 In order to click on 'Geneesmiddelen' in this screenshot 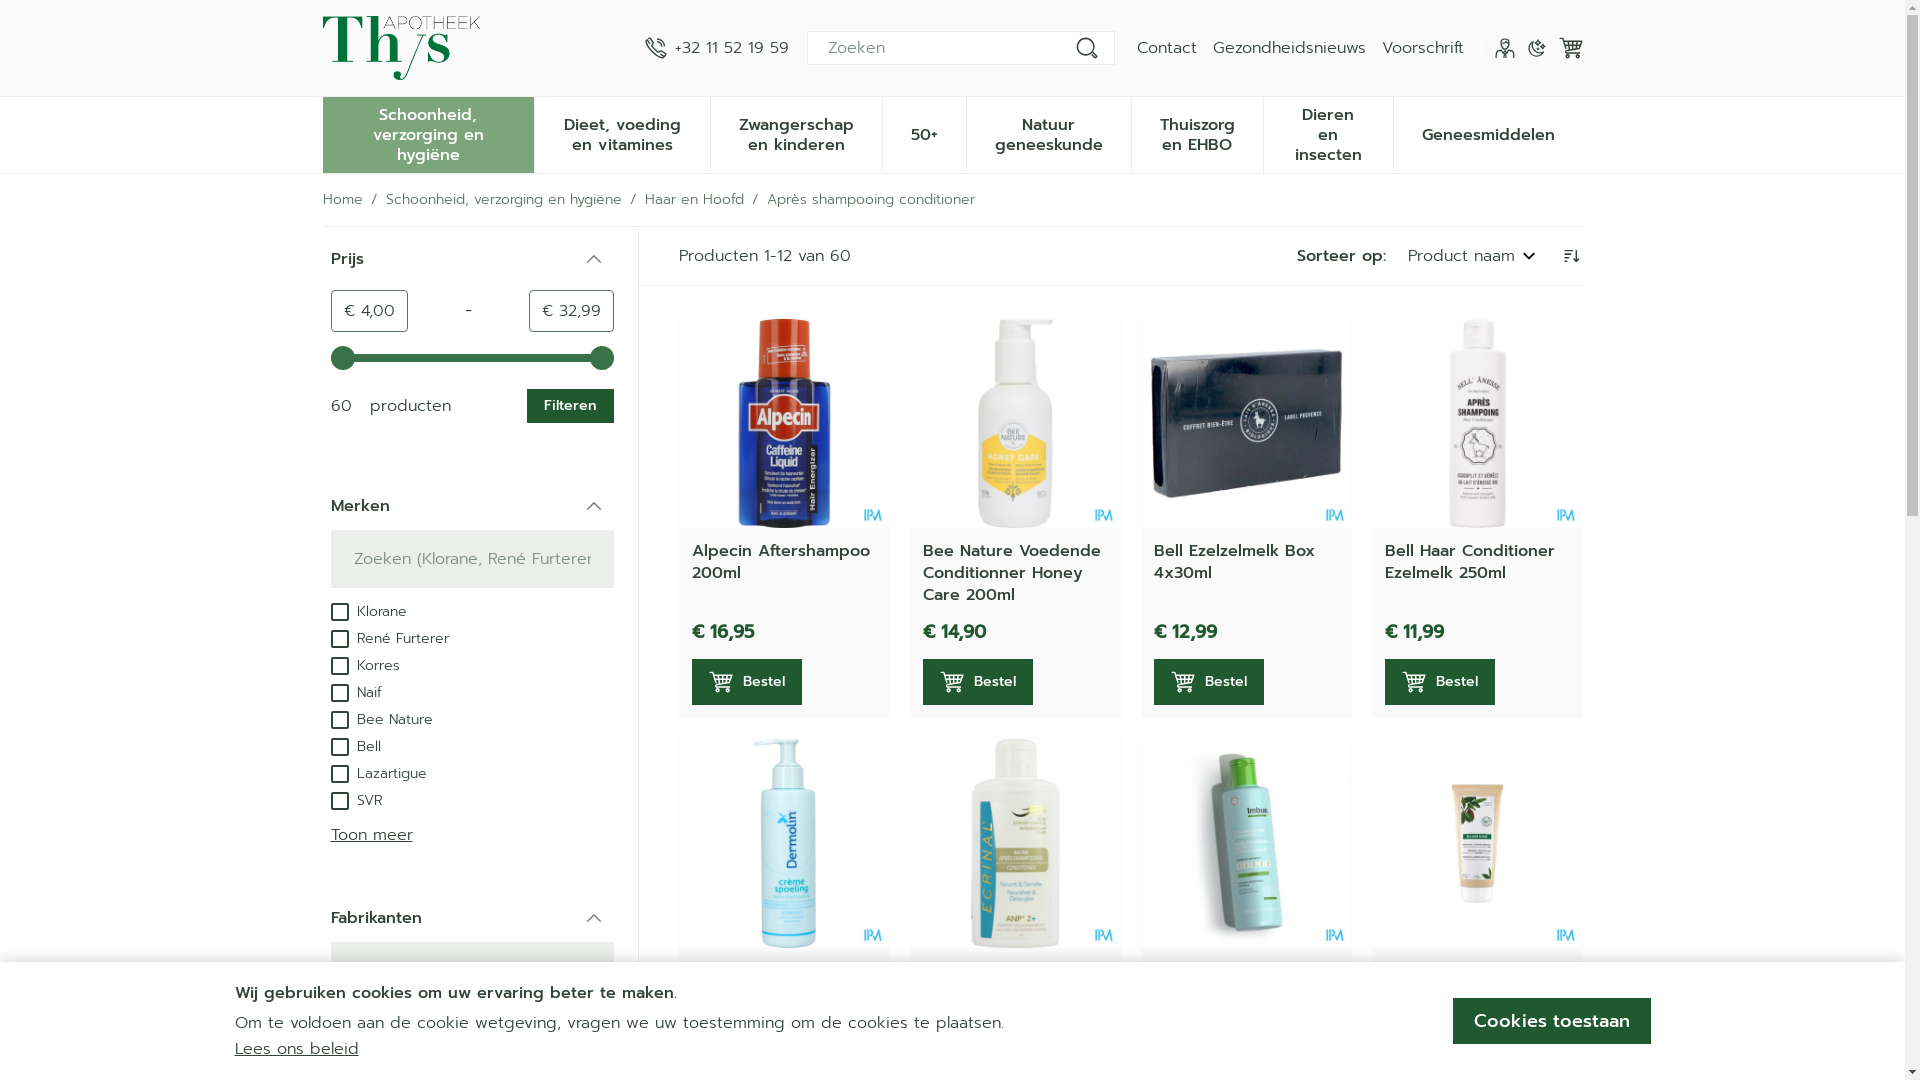, I will do `click(1392, 132)`.